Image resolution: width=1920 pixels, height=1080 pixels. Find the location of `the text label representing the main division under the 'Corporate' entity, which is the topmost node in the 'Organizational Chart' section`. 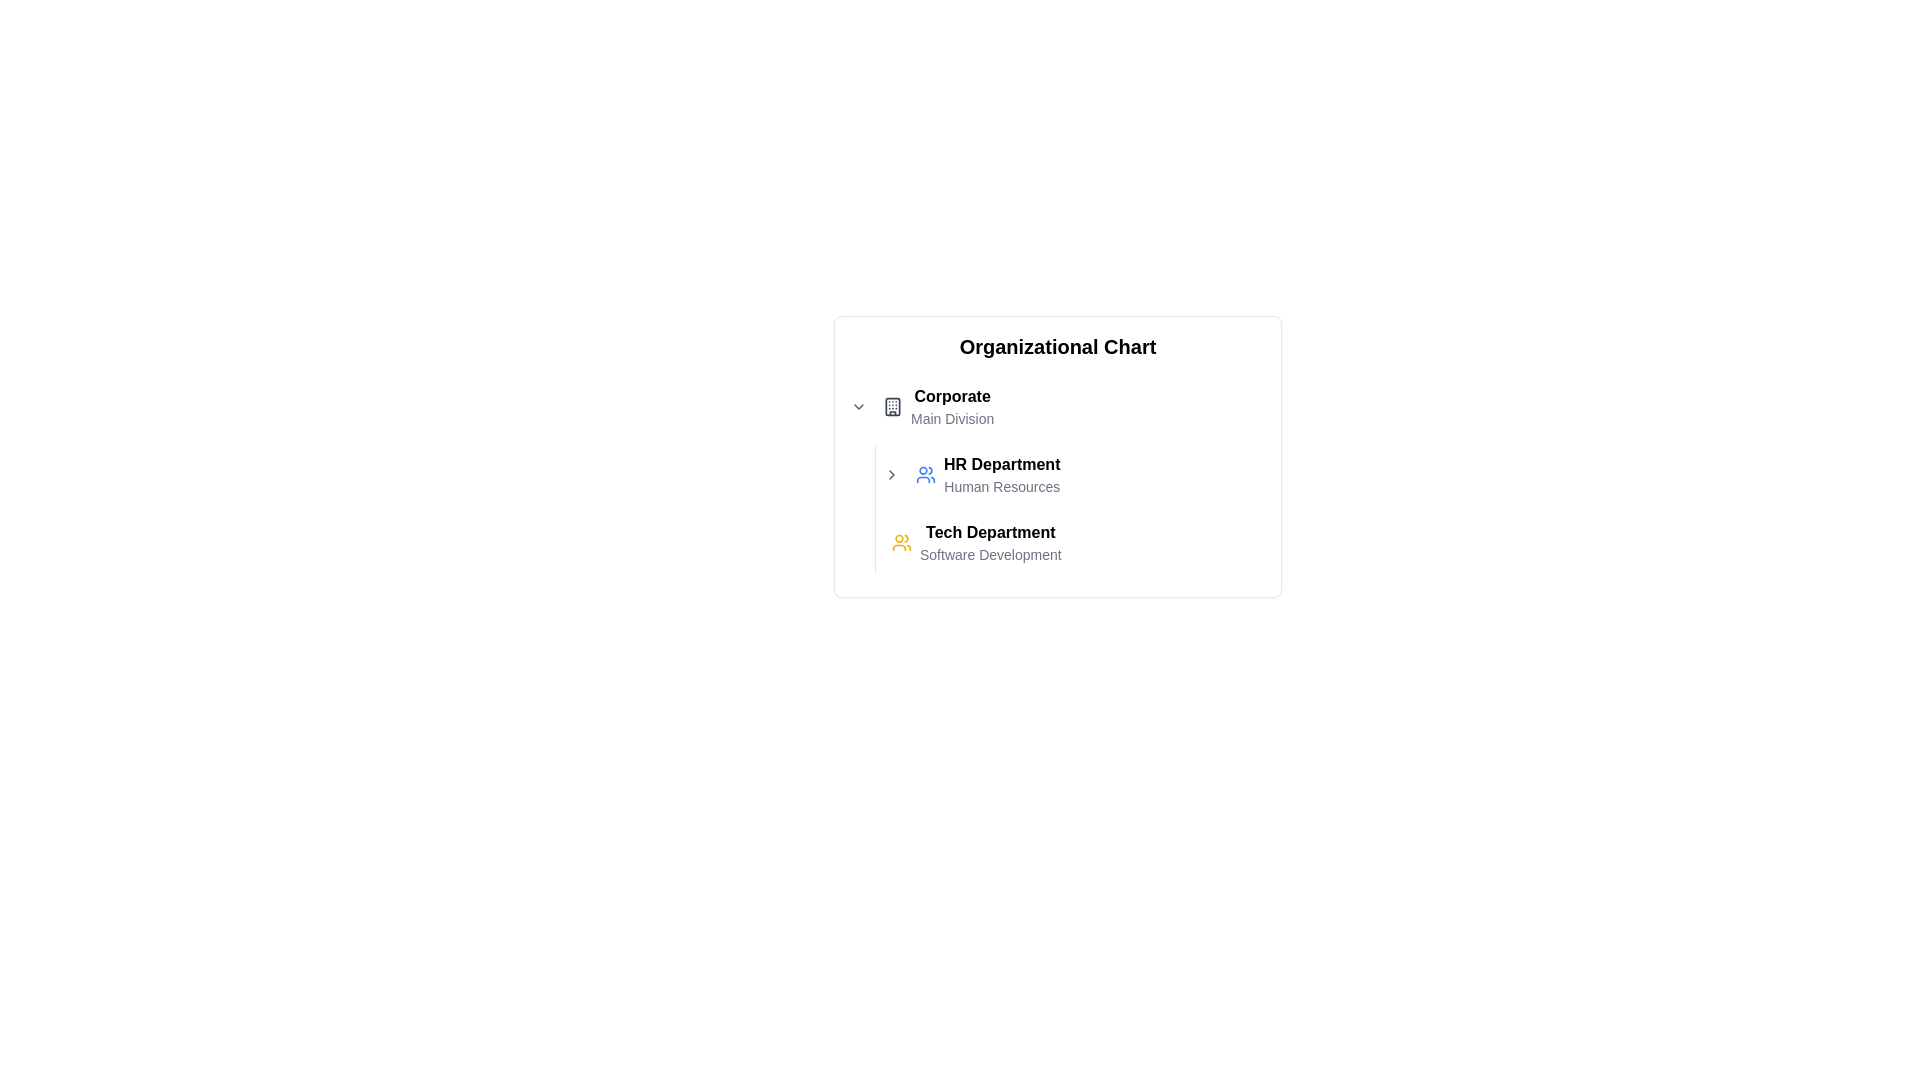

the text label representing the main division under the 'Corporate' entity, which is the topmost node in the 'Organizational Chart' section is located at coordinates (951, 406).